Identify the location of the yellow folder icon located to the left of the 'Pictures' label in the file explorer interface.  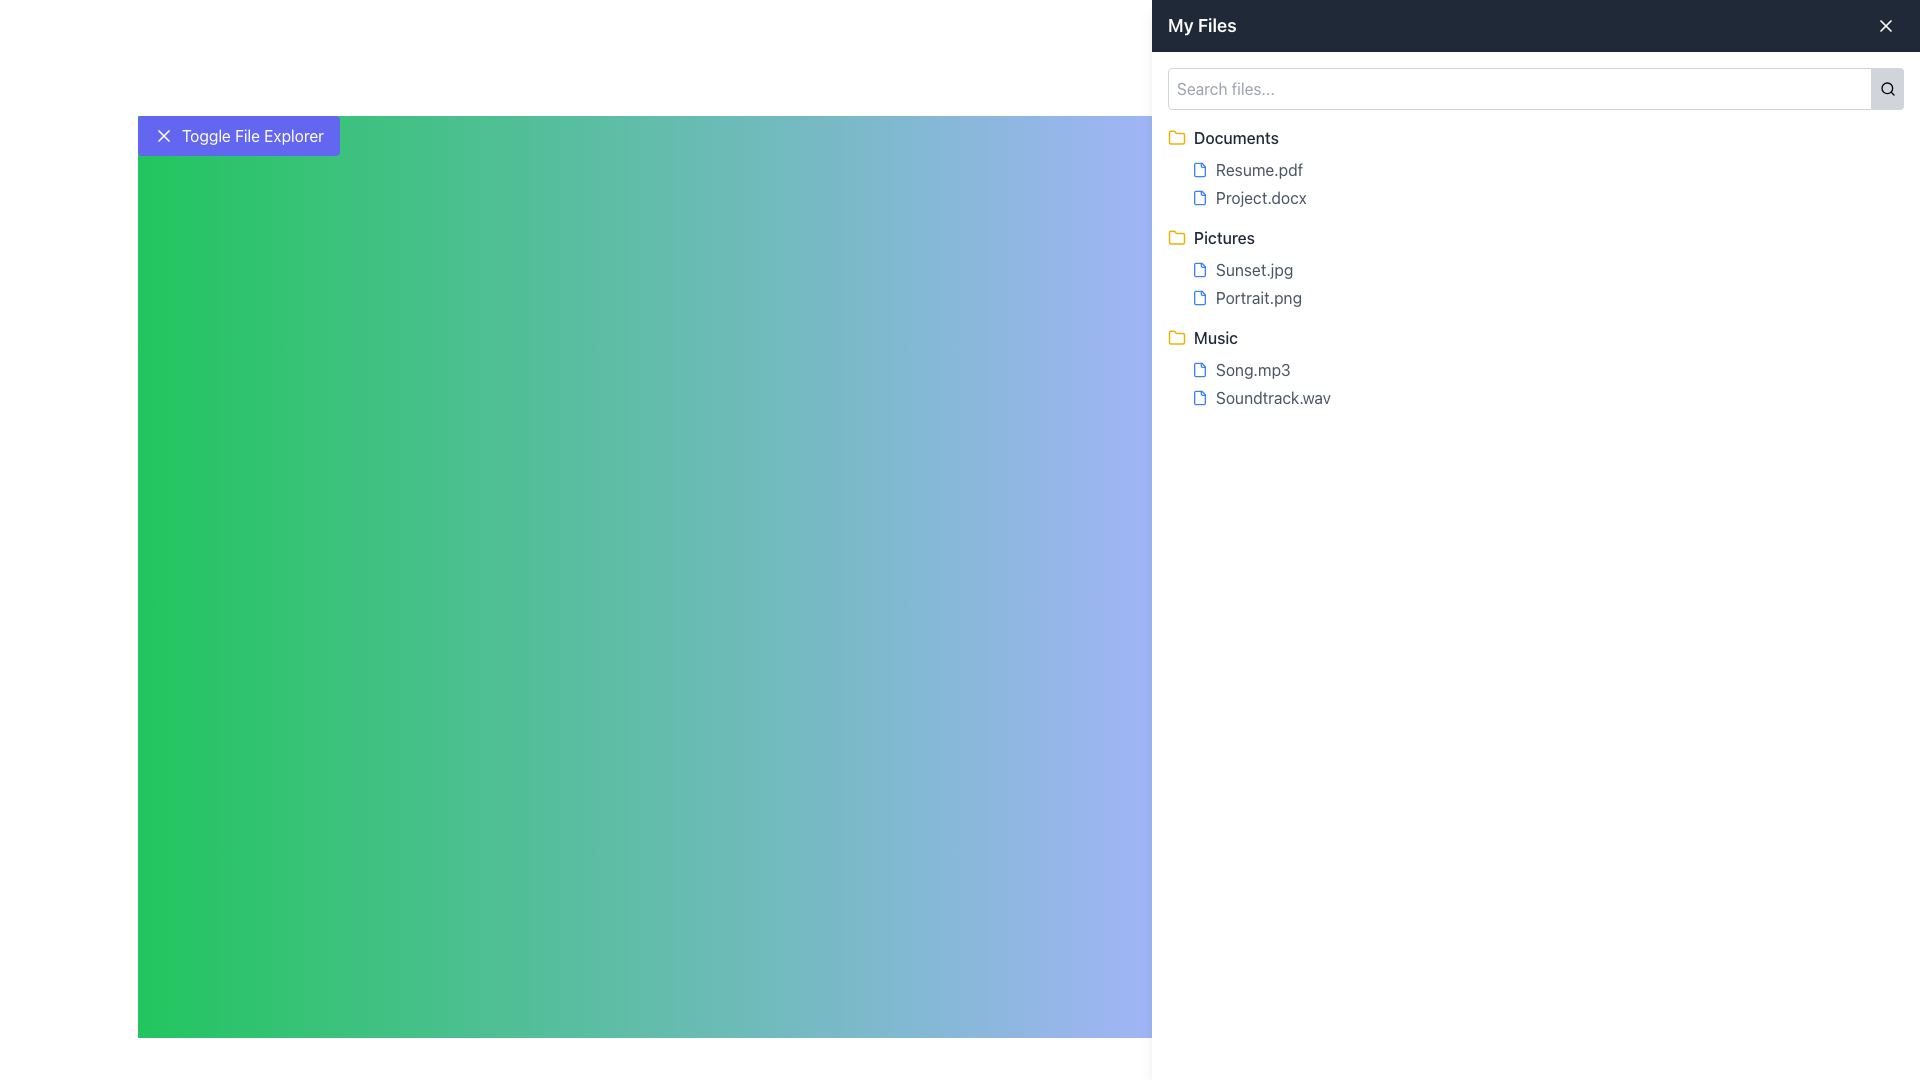
(1176, 237).